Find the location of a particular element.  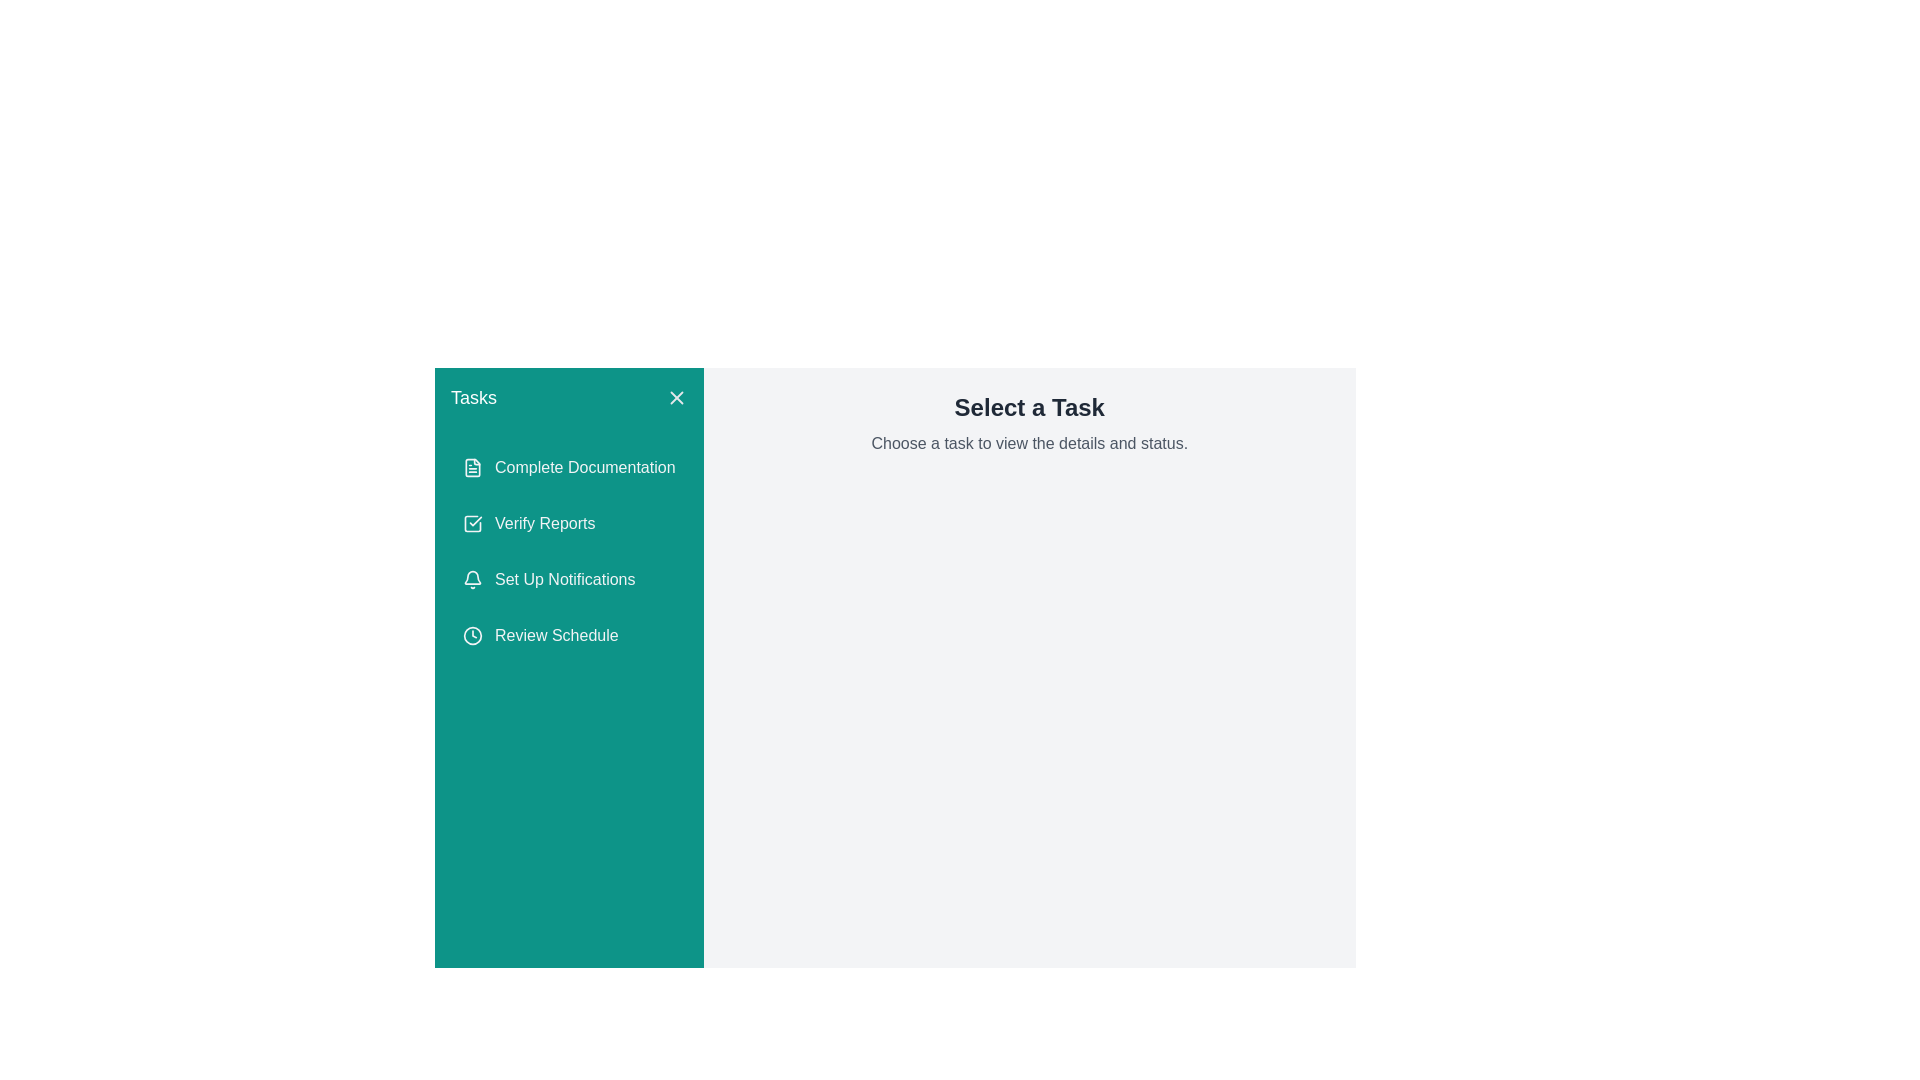

the second text label in the vertical list of tasks within the green sidebar menu on the left side of the interface is located at coordinates (545, 523).